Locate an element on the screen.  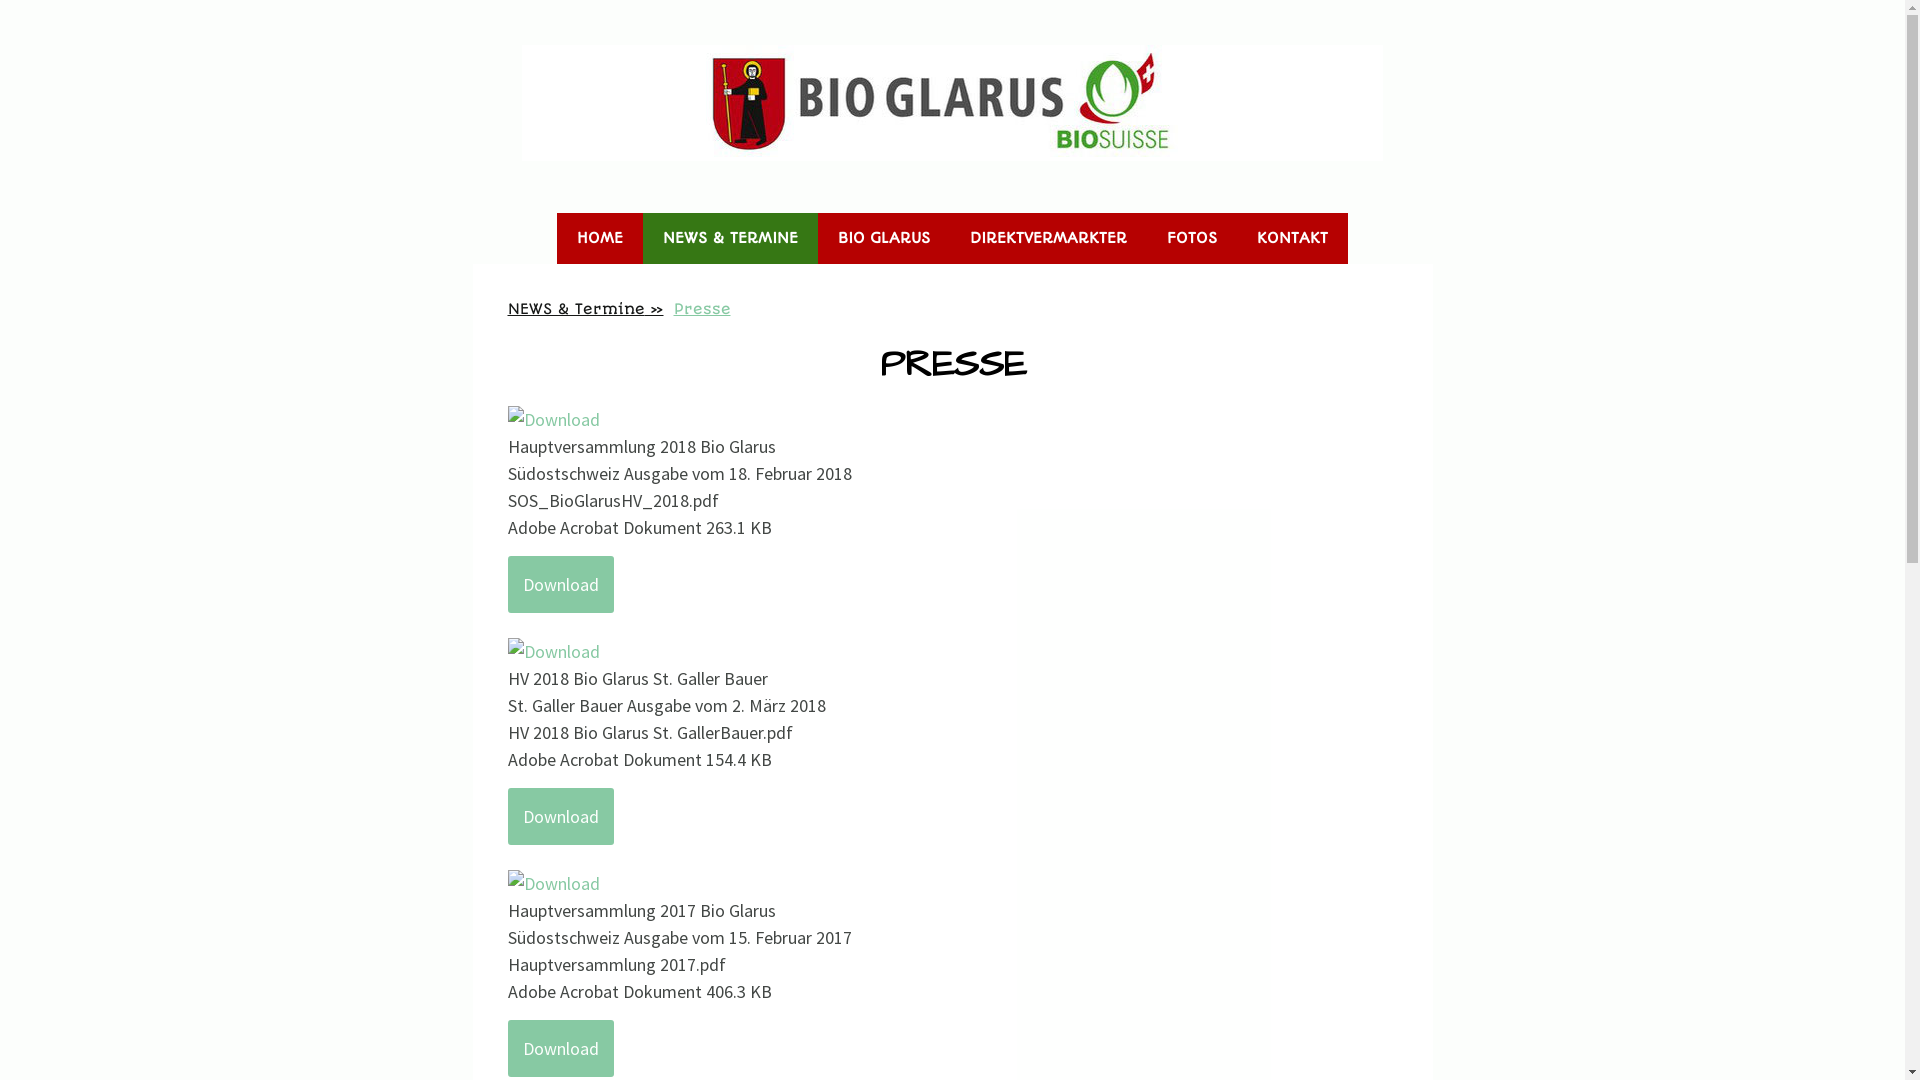
'Download' is located at coordinates (560, 816).